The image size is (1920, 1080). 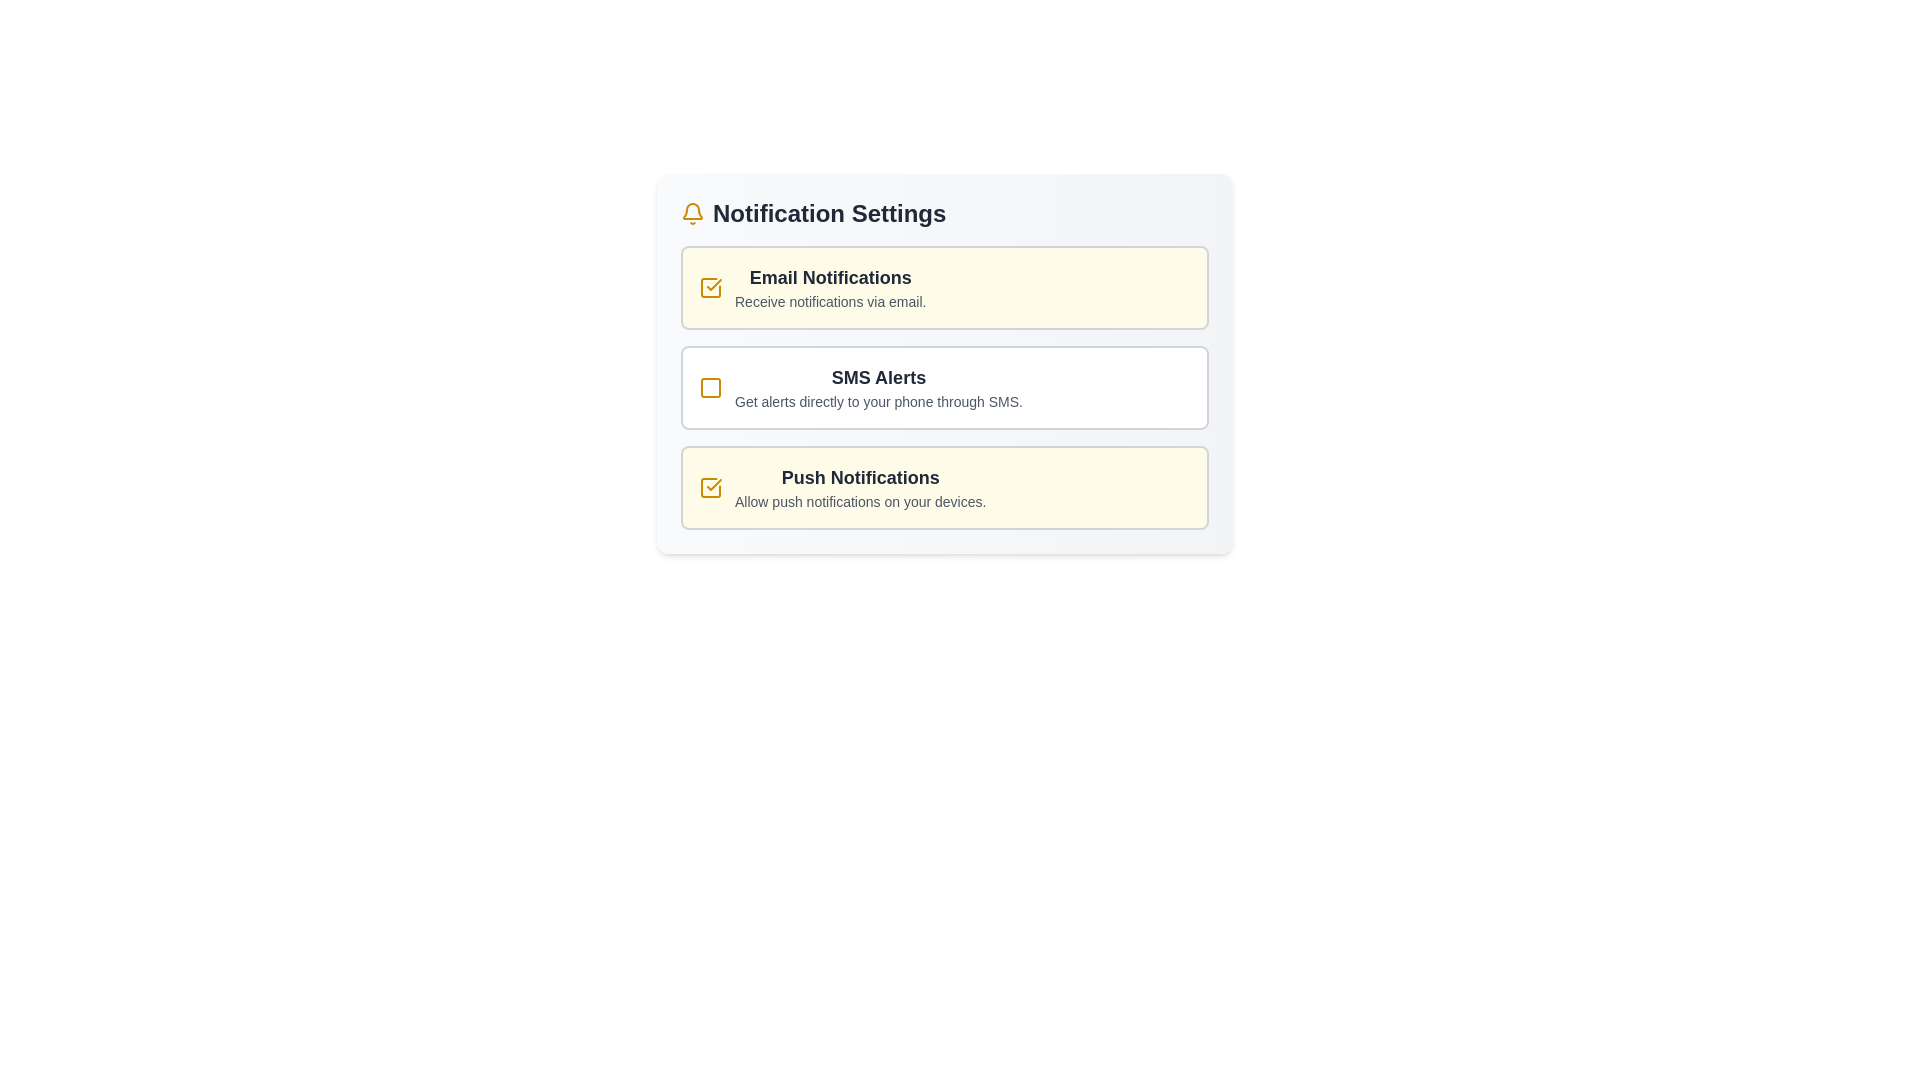 What do you see at coordinates (878, 388) in the screenshot?
I see `the informational text block that describes the SMS alert notification setting, located in the second card of the 'Notification Settings' group` at bounding box center [878, 388].